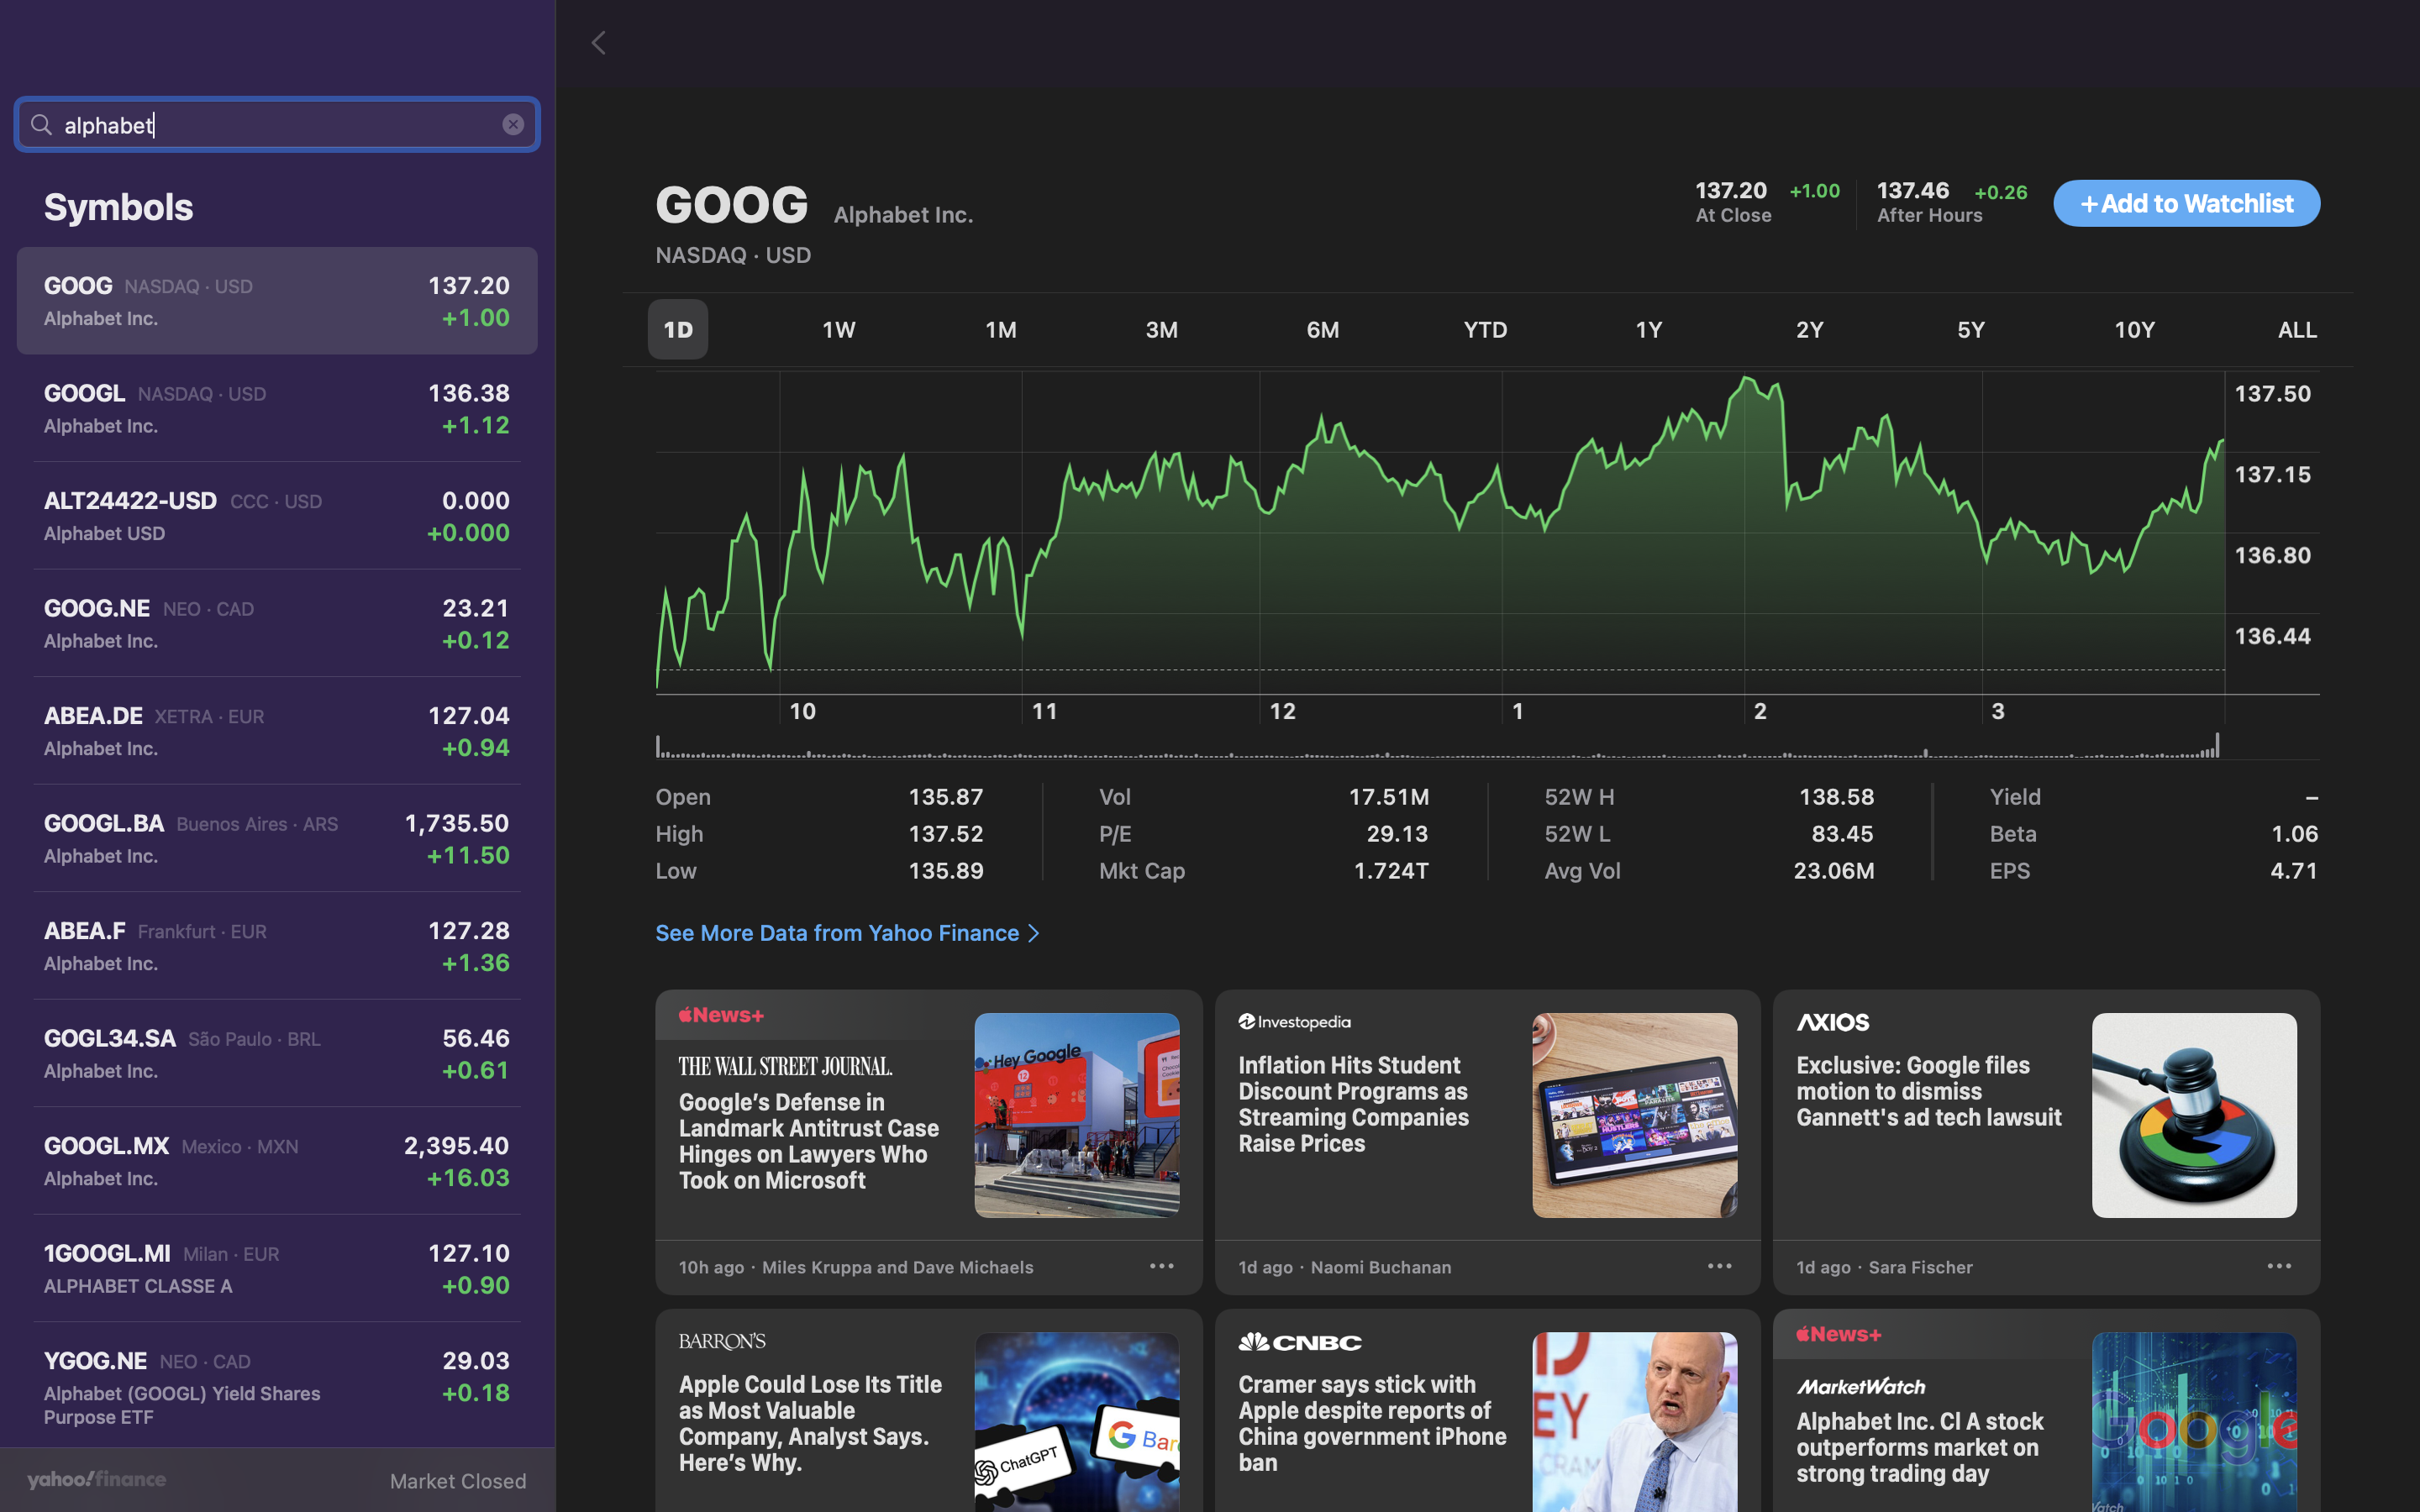 The width and height of the screenshot is (2420, 1512). Describe the element at coordinates (2186, 204) in the screenshot. I see `Add multiple stocks to watchlist` at that location.